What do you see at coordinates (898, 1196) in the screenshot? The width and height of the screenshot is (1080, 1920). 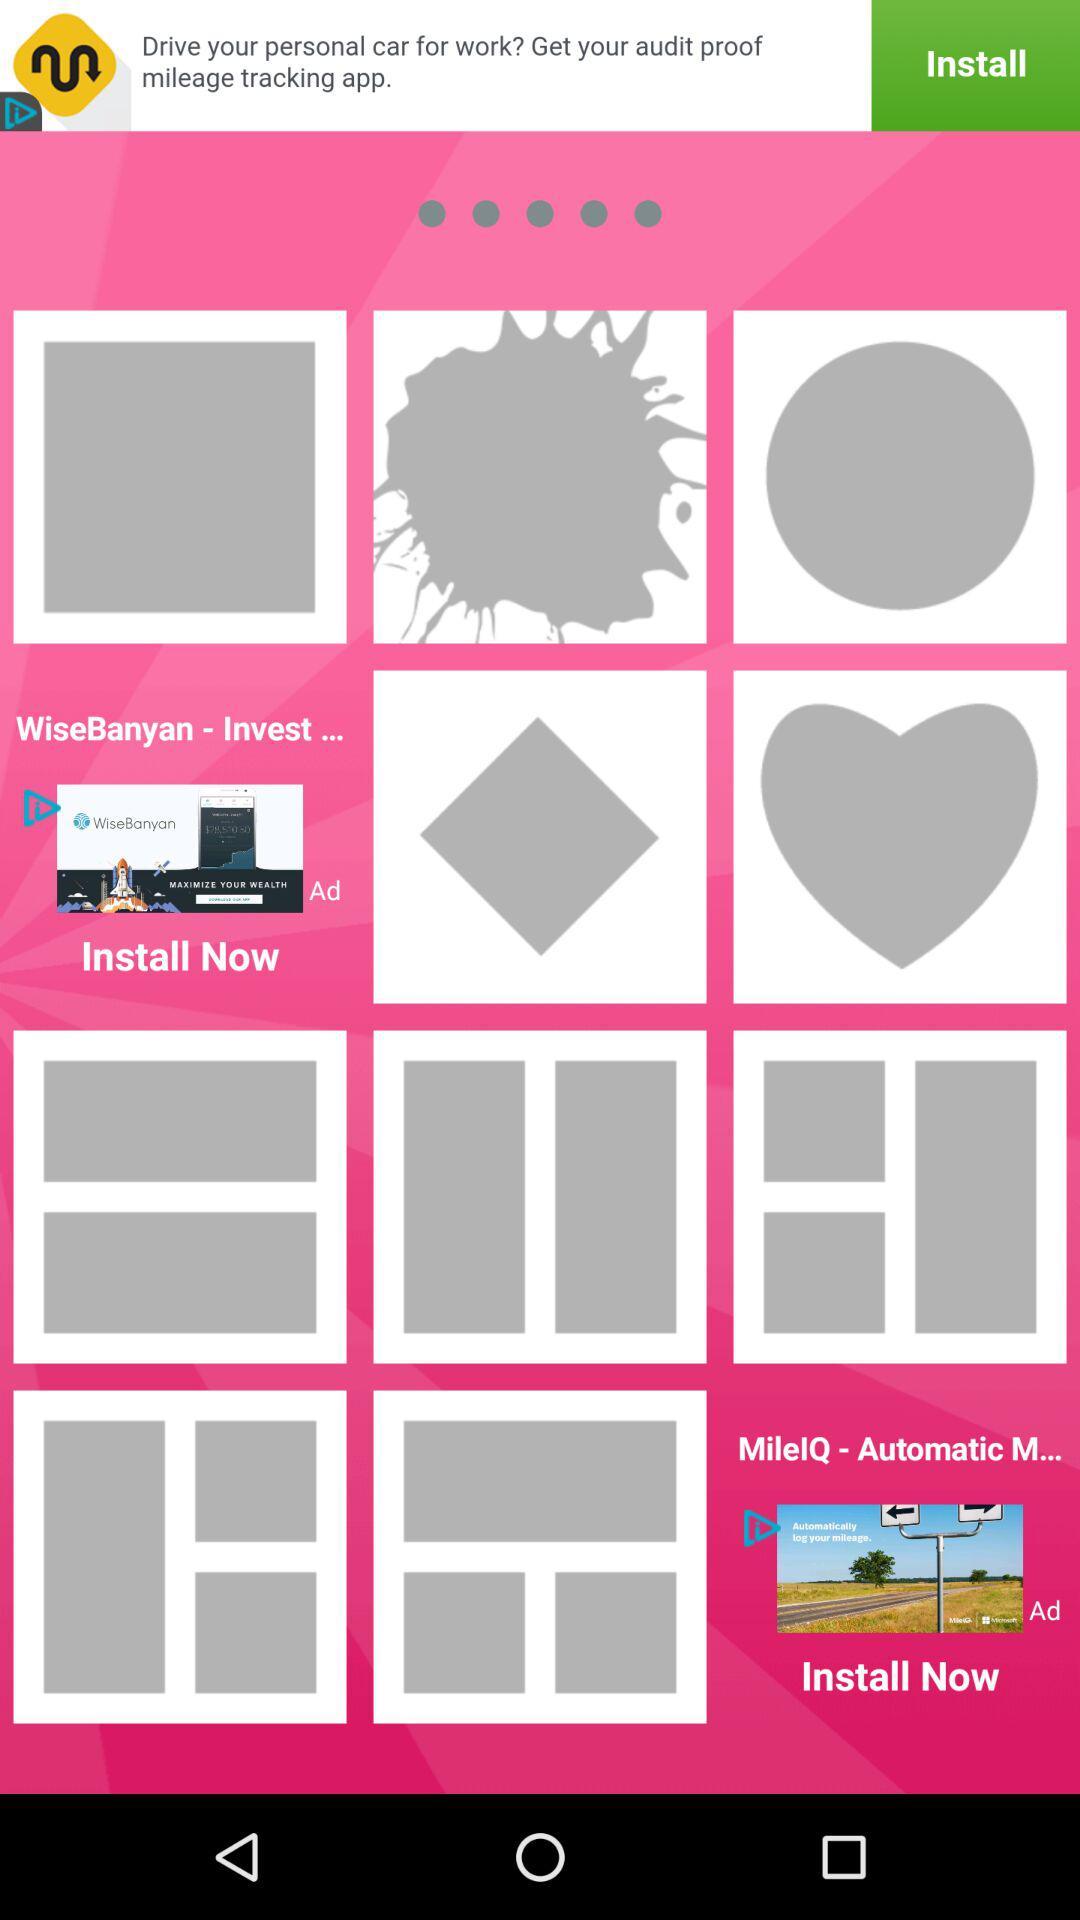 I see `layout` at bounding box center [898, 1196].